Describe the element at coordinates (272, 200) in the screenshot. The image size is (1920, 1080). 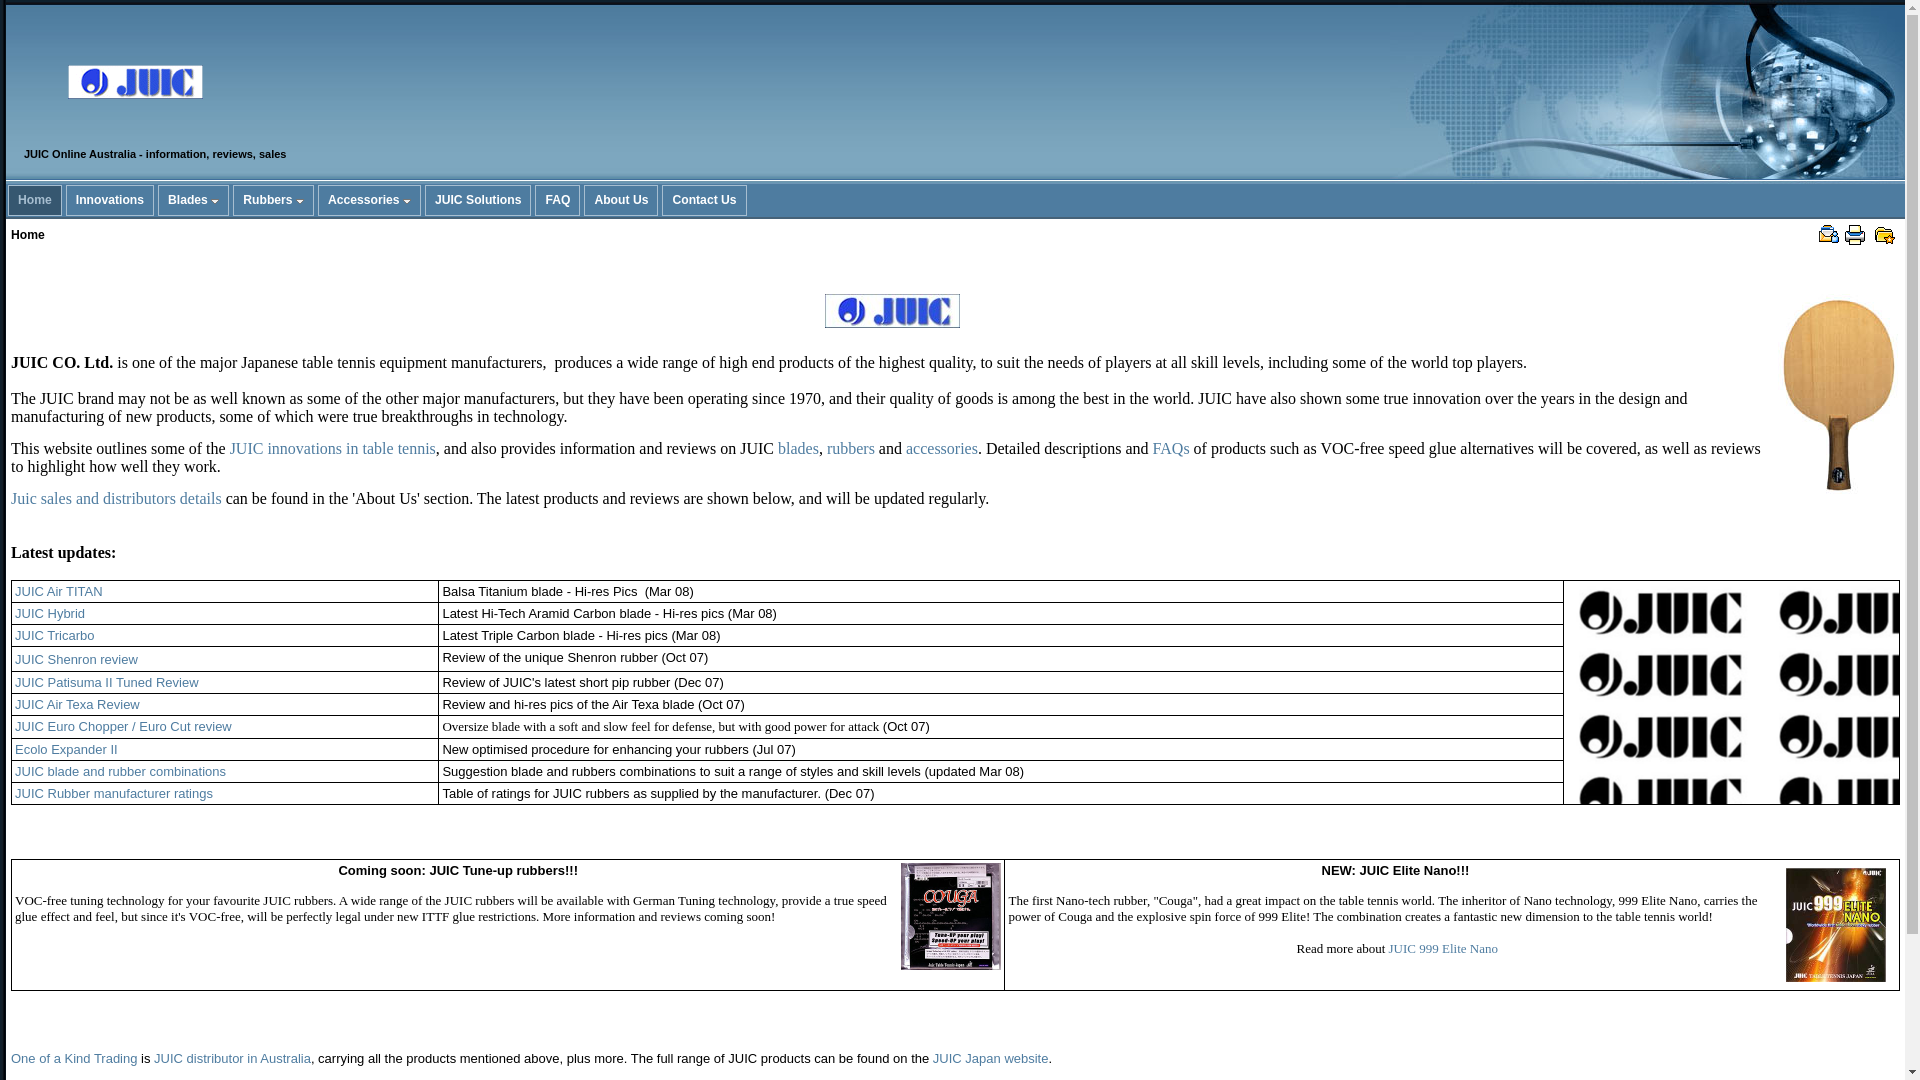
I see `'Rubbers '` at that location.